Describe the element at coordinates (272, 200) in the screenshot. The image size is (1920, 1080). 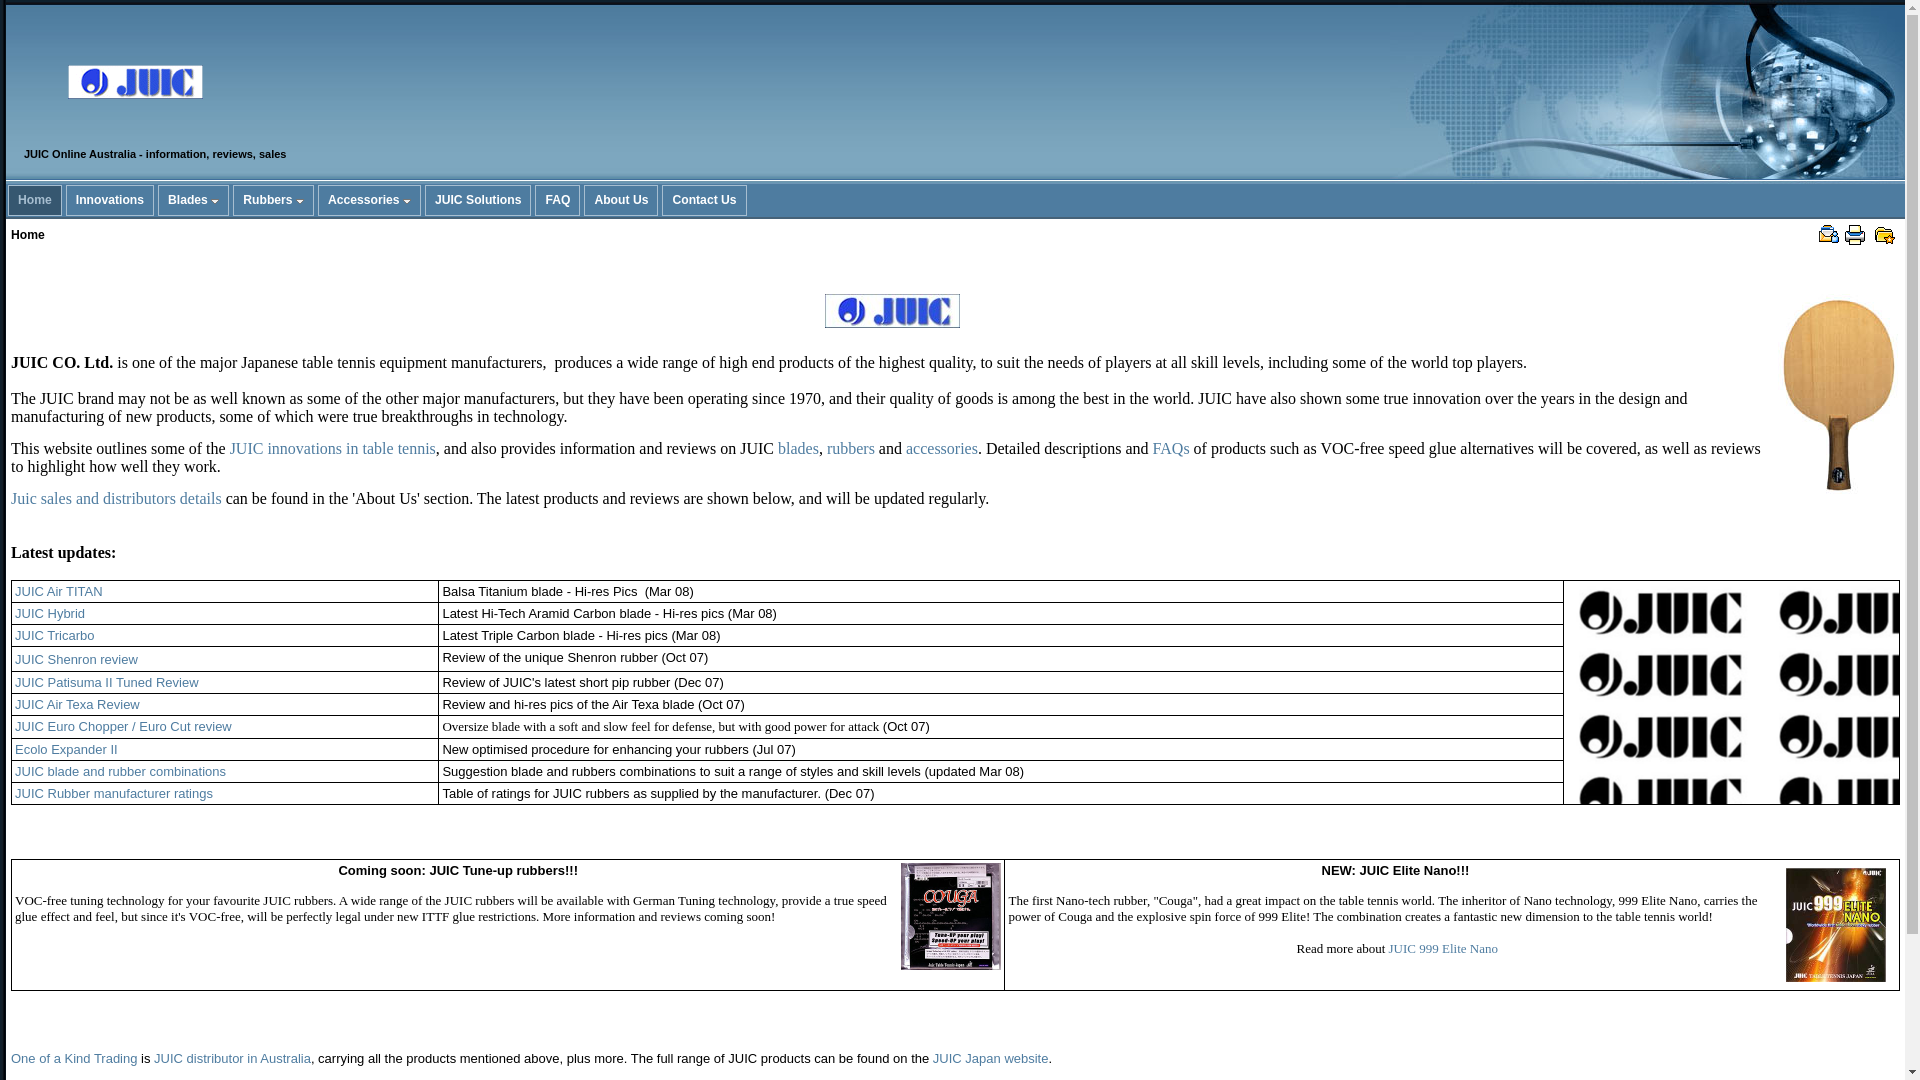
I see `'Rubbers '` at that location.